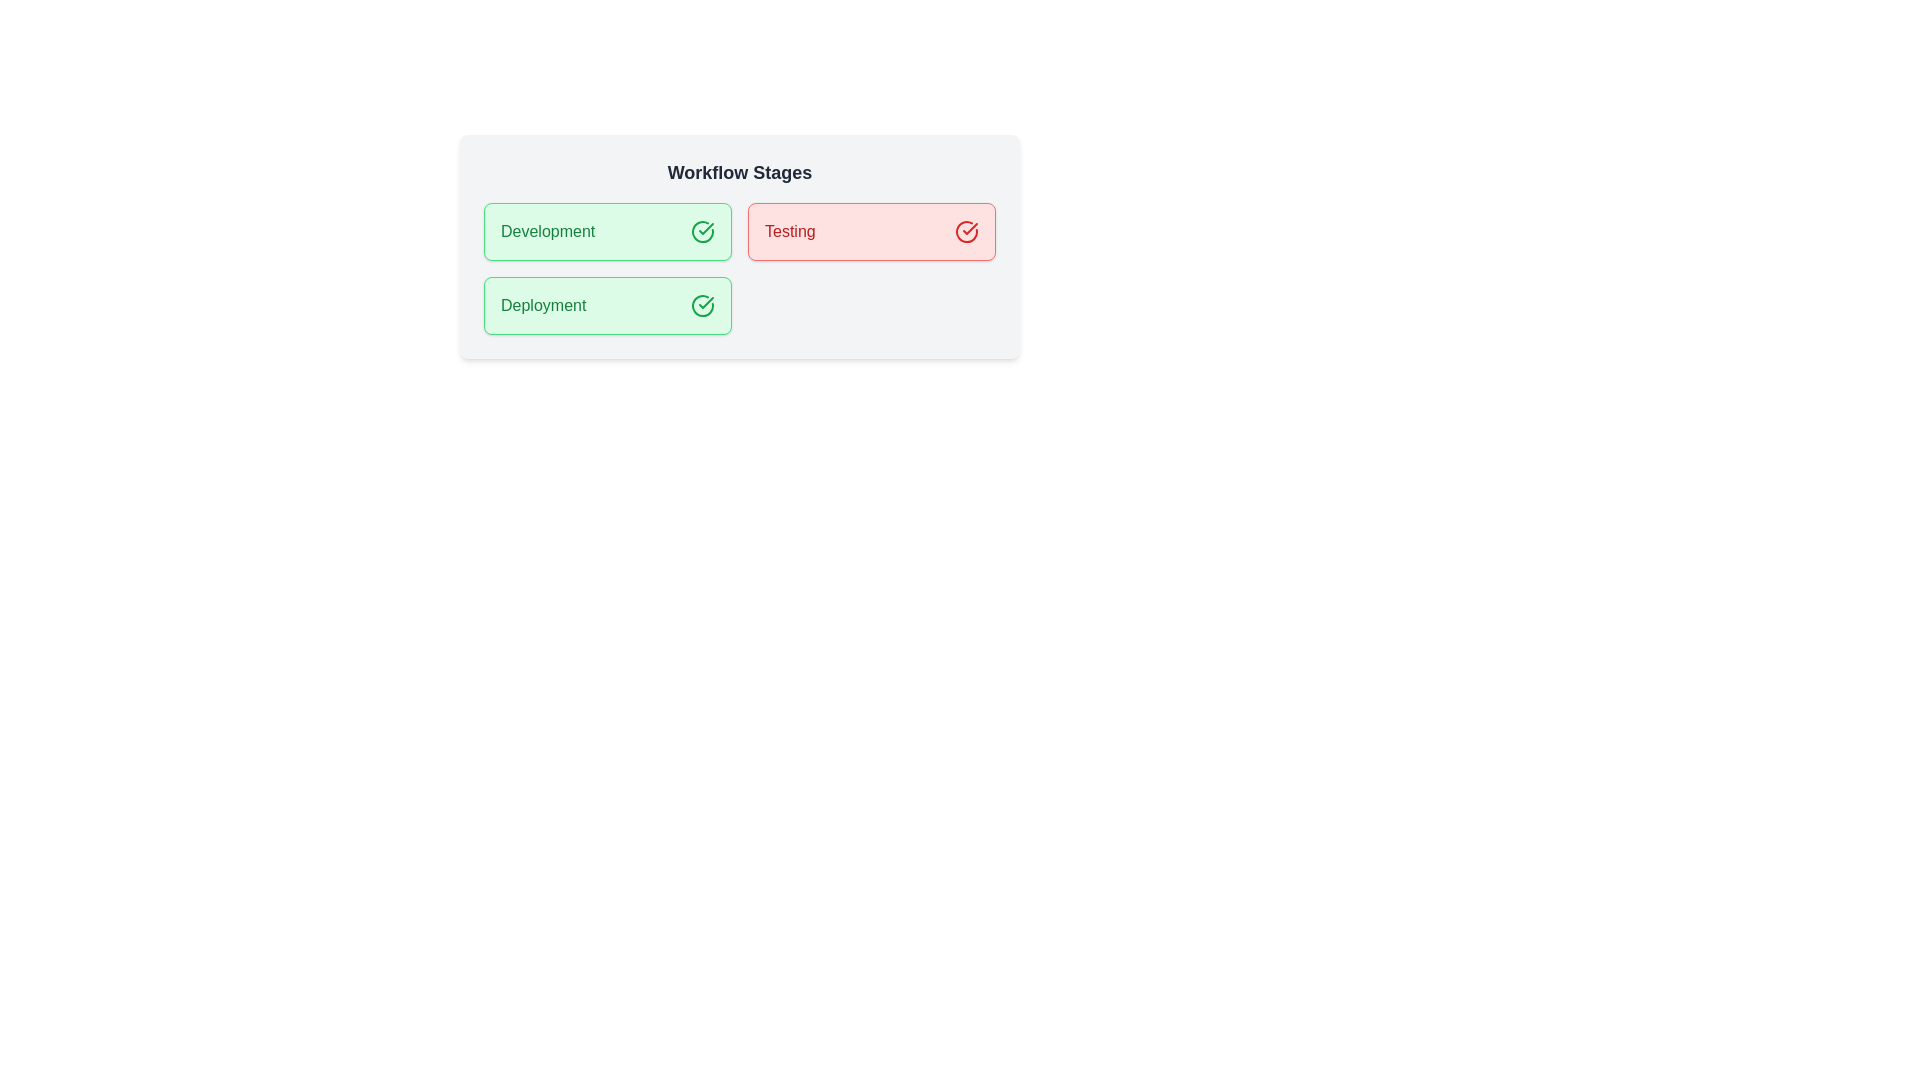 Image resolution: width=1920 pixels, height=1080 pixels. What do you see at coordinates (872, 230) in the screenshot?
I see `the second status indicator labeled 'Testing' in the middle row, which is positioned between 'Development' and 'Deployment' boxes` at bounding box center [872, 230].